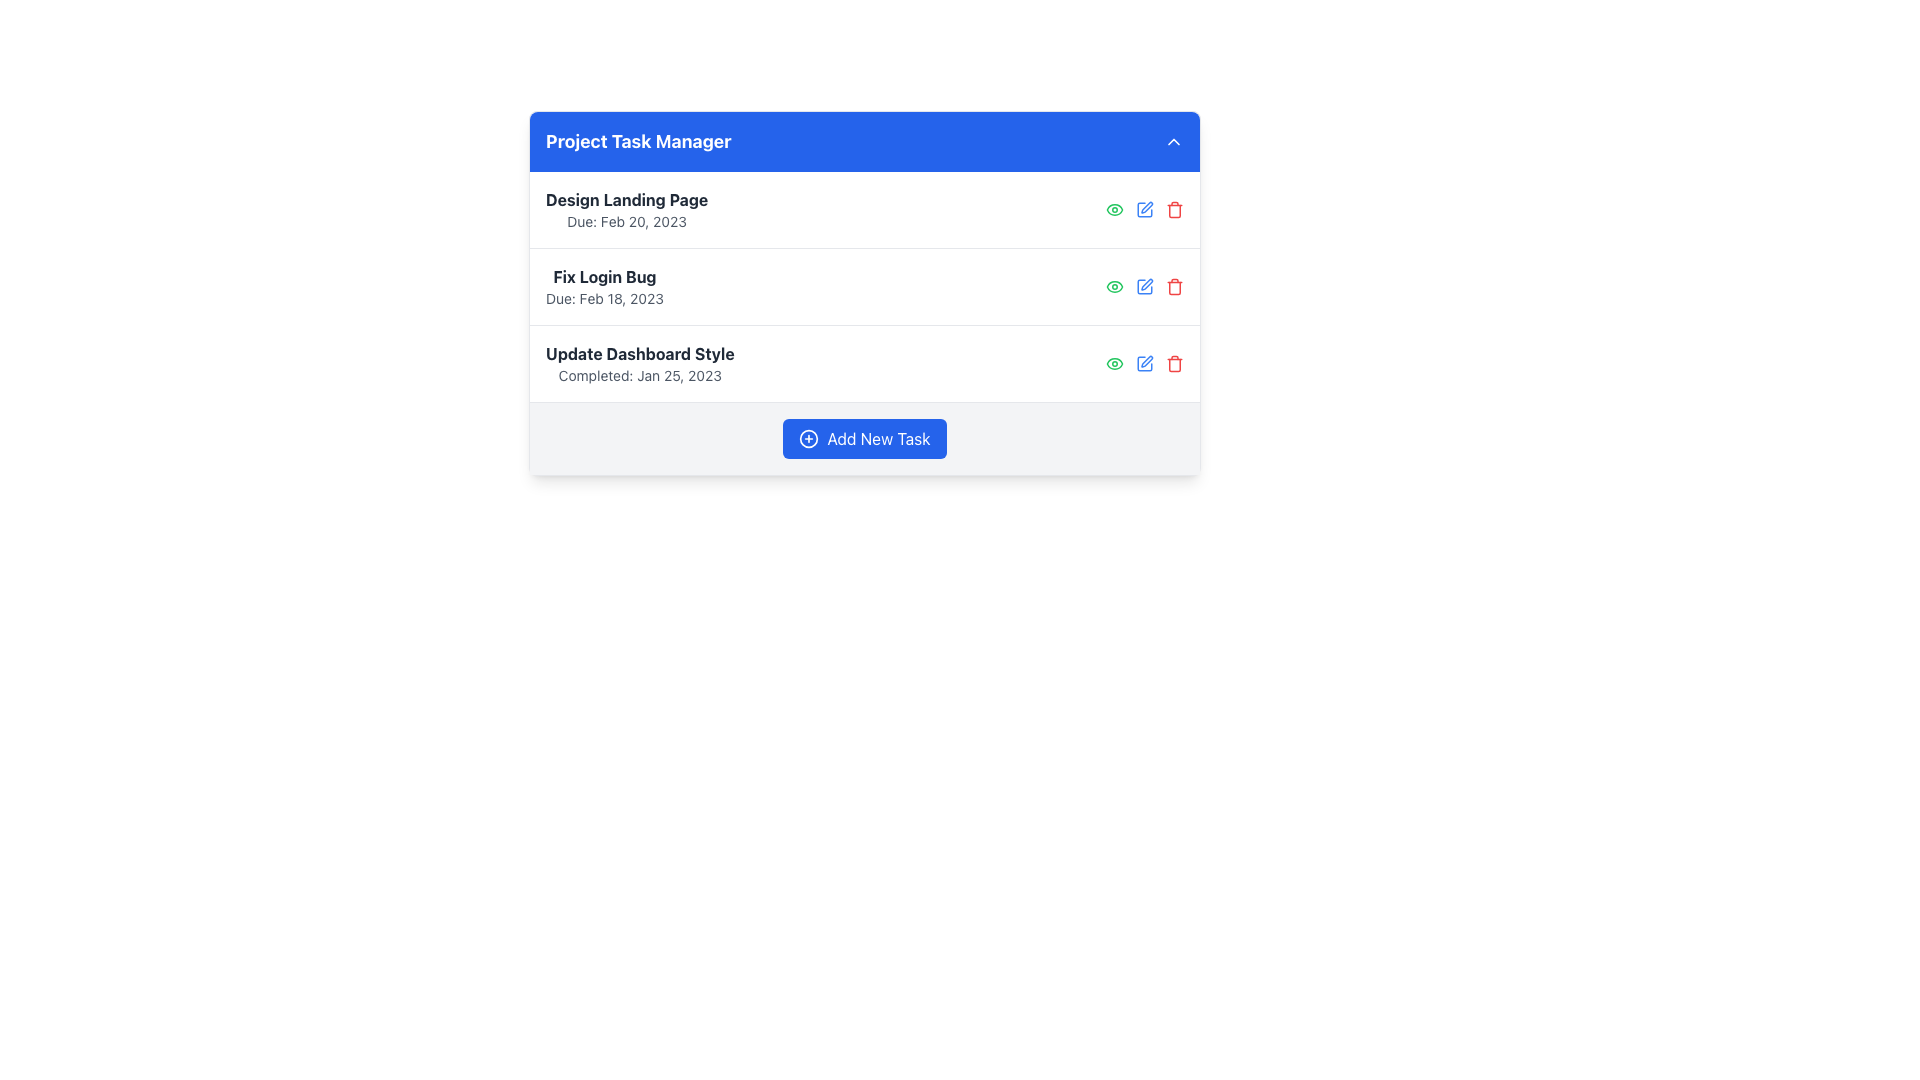 The width and height of the screenshot is (1920, 1080). What do you see at coordinates (603, 277) in the screenshot?
I see `text content of the title label for the second task item in the 'Project Task Manager' section, which is centrally located in its task block` at bounding box center [603, 277].